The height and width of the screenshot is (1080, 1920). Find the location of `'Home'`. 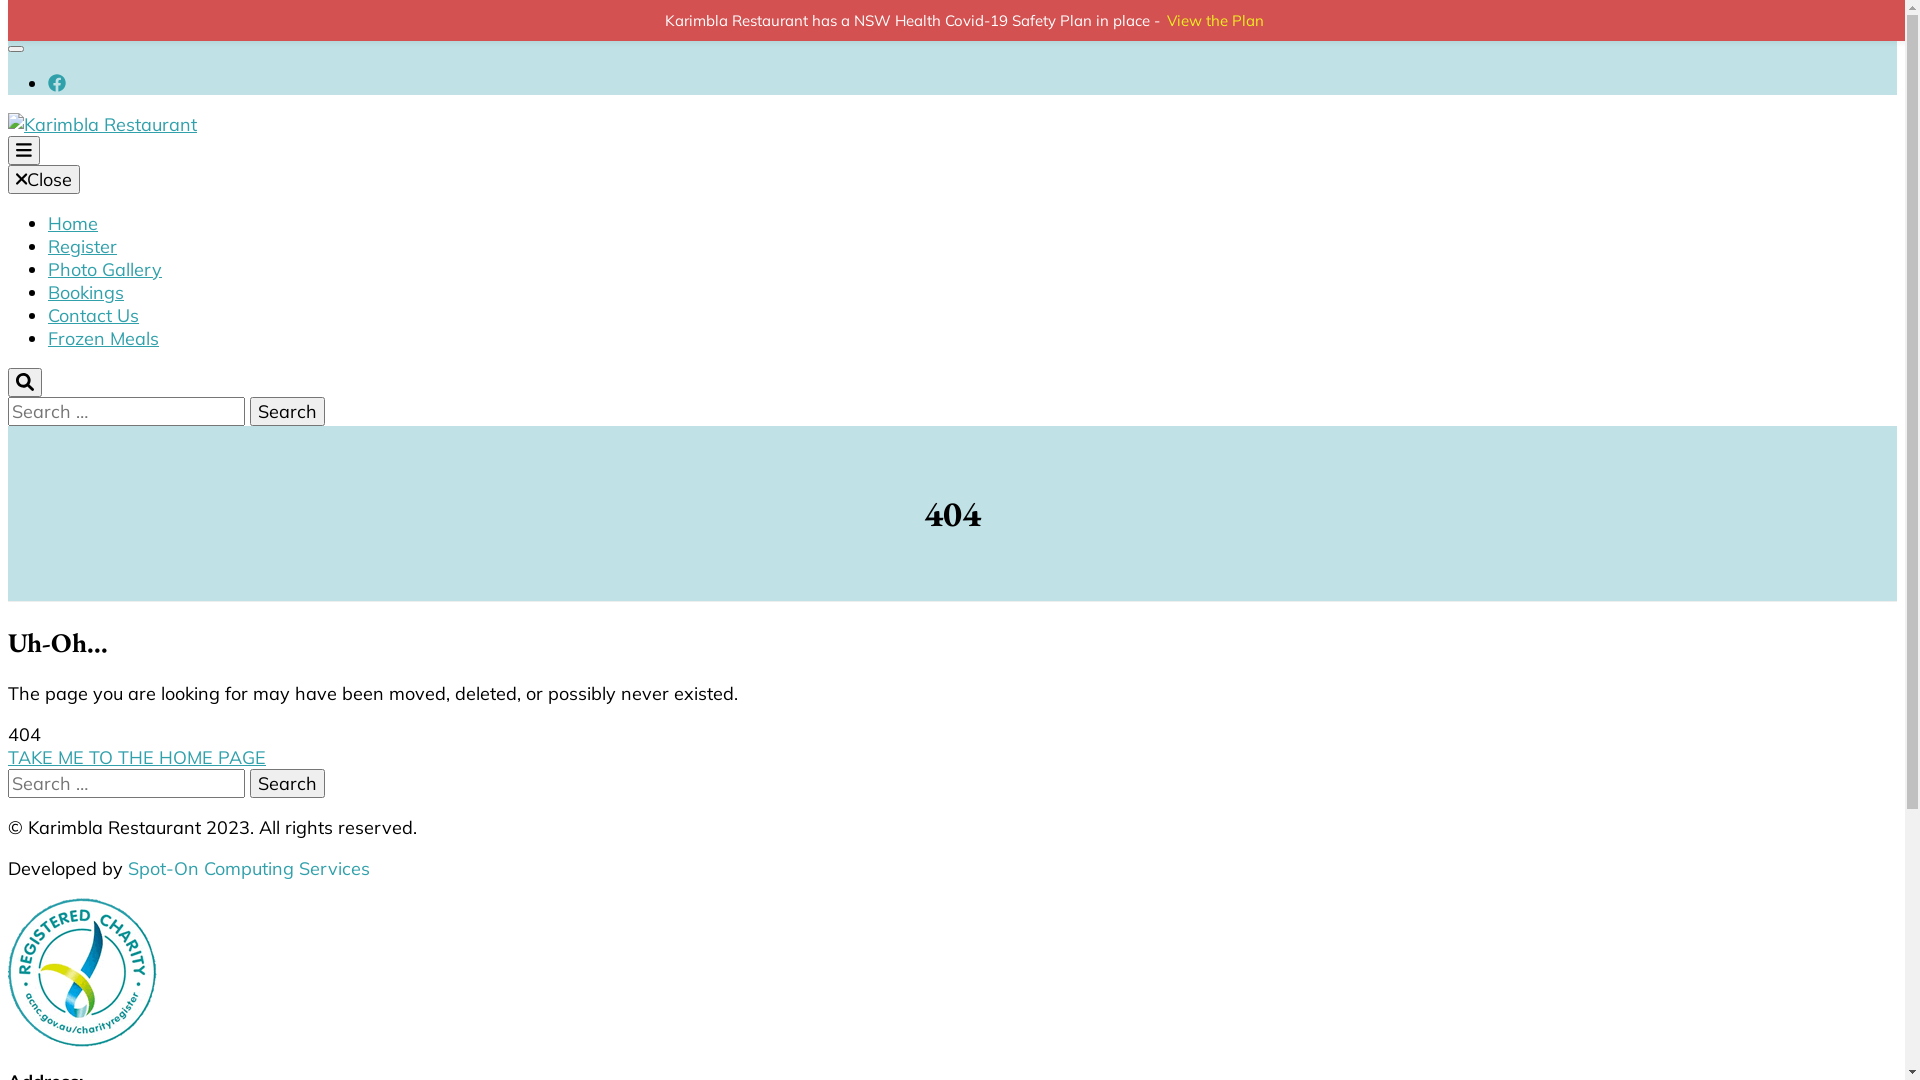

'Home' is located at coordinates (72, 223).